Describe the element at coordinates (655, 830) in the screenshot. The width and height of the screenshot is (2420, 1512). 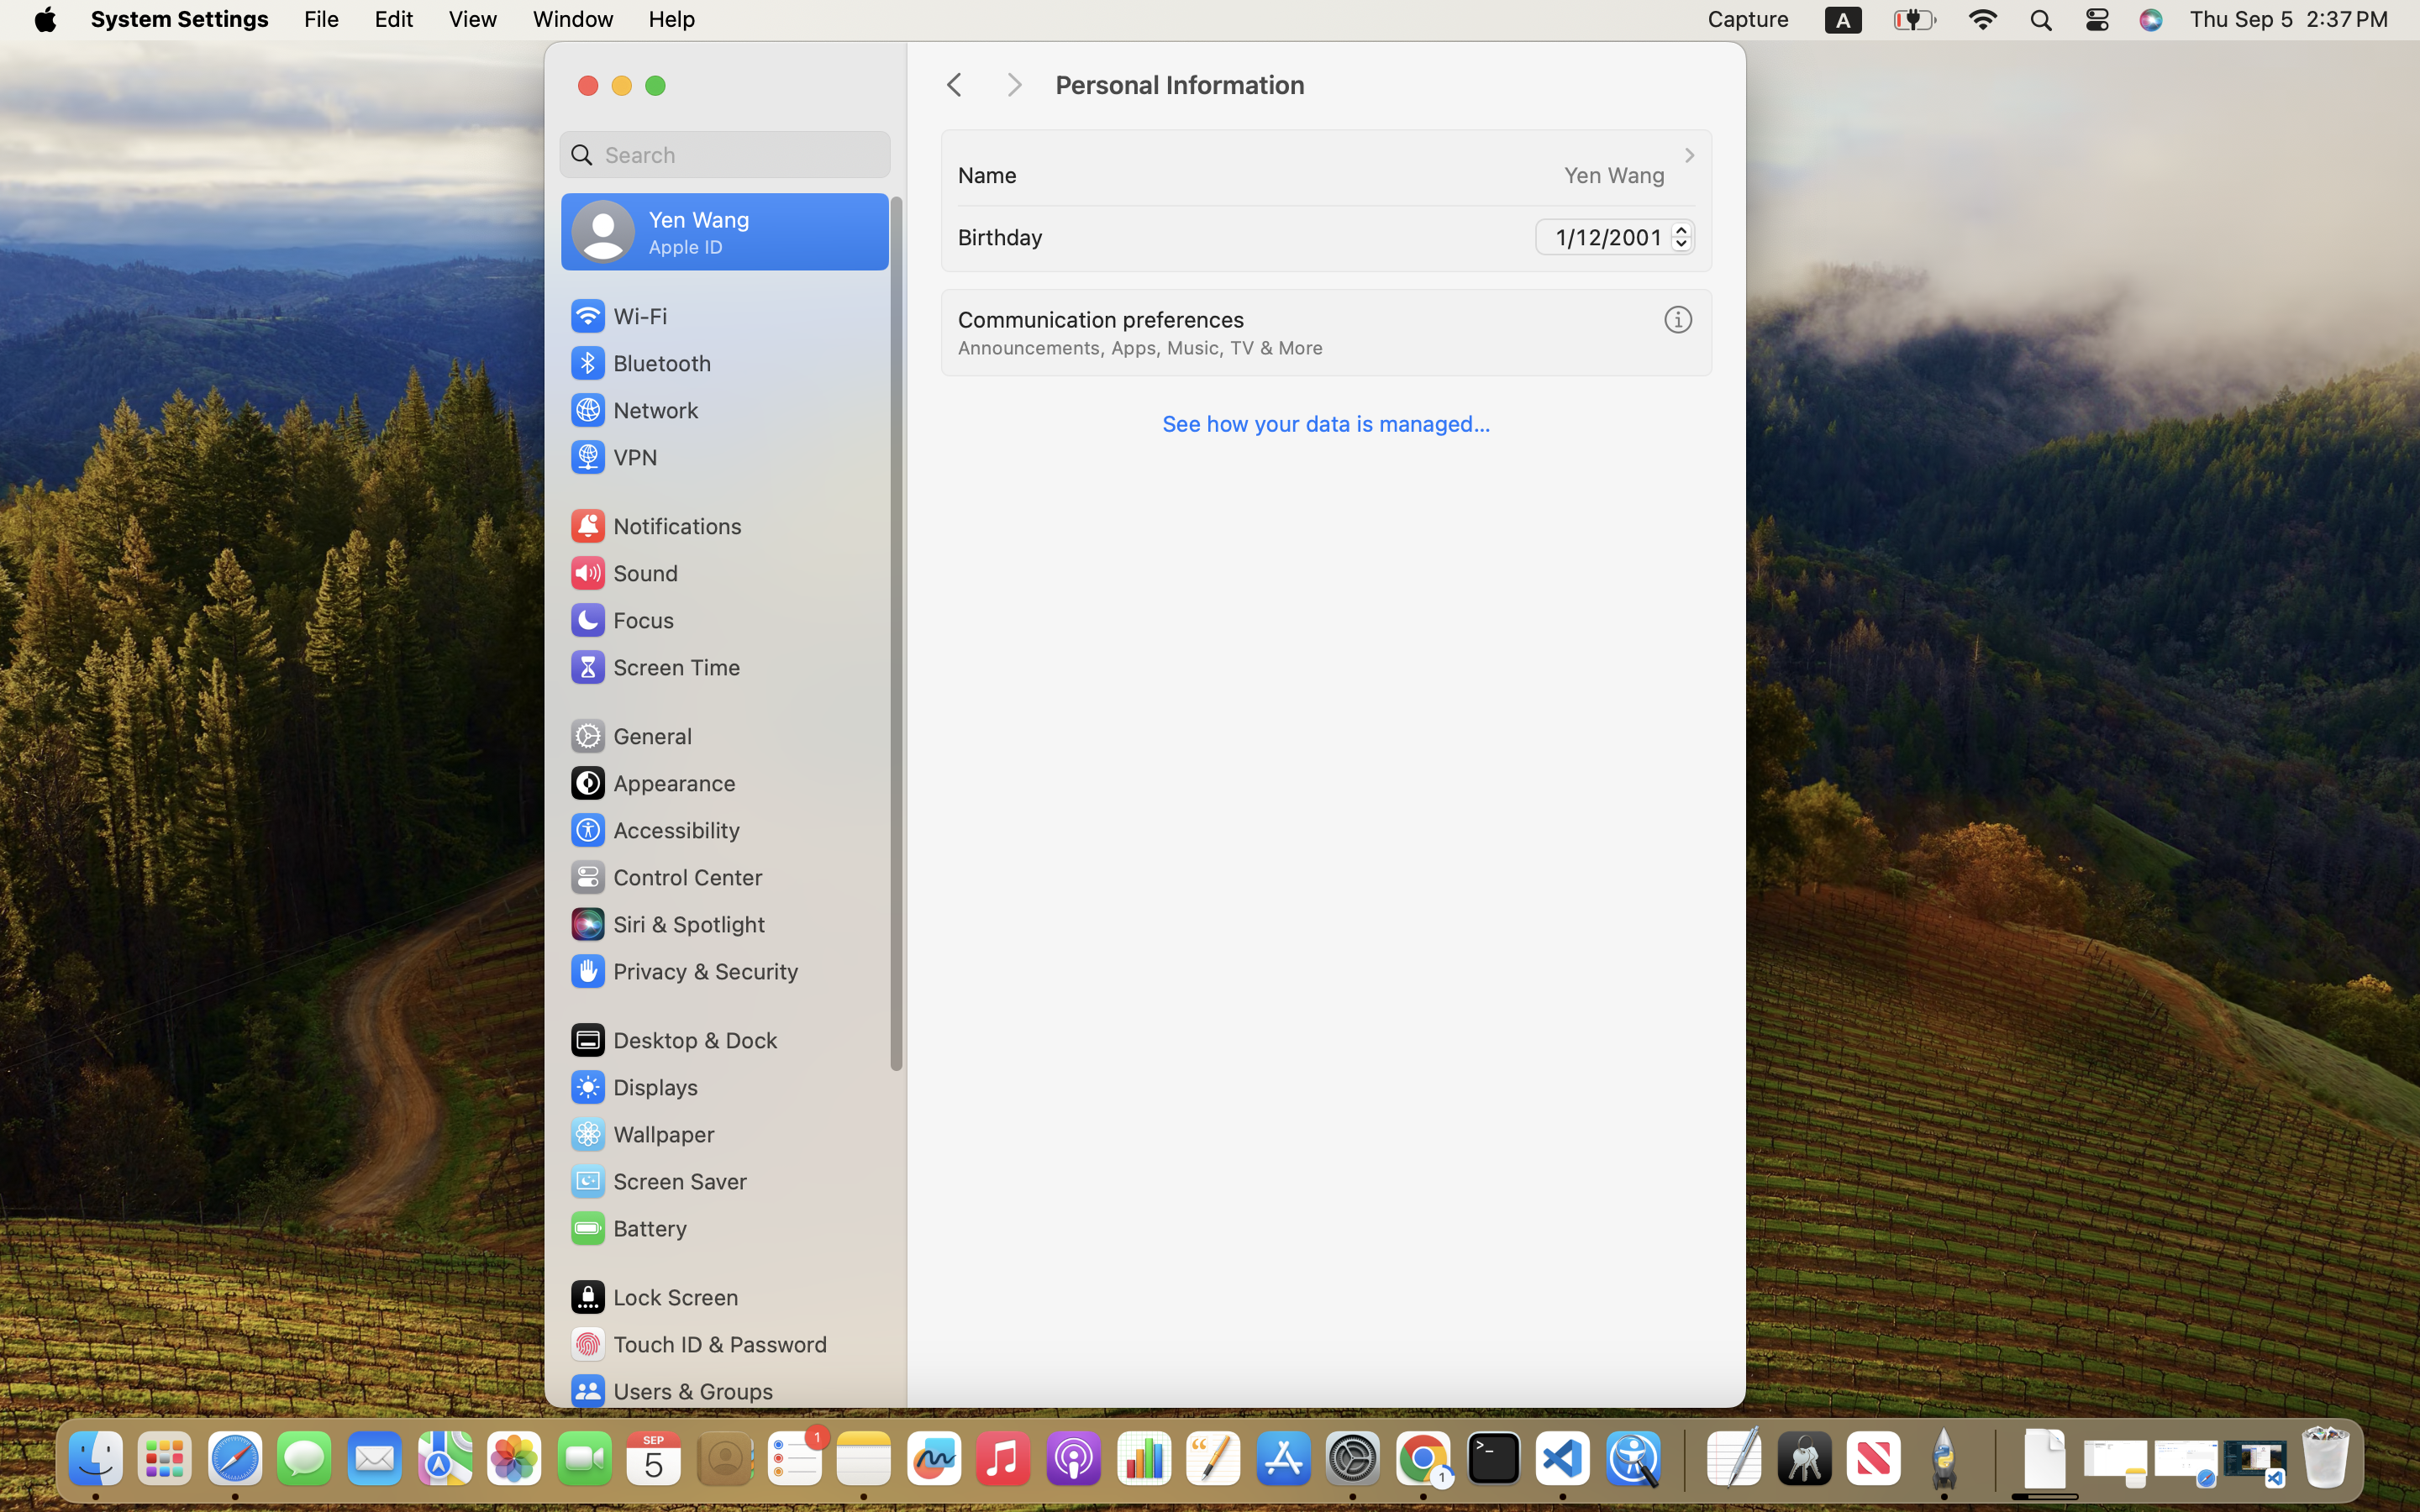
I see `'Accessibility'` at that location.